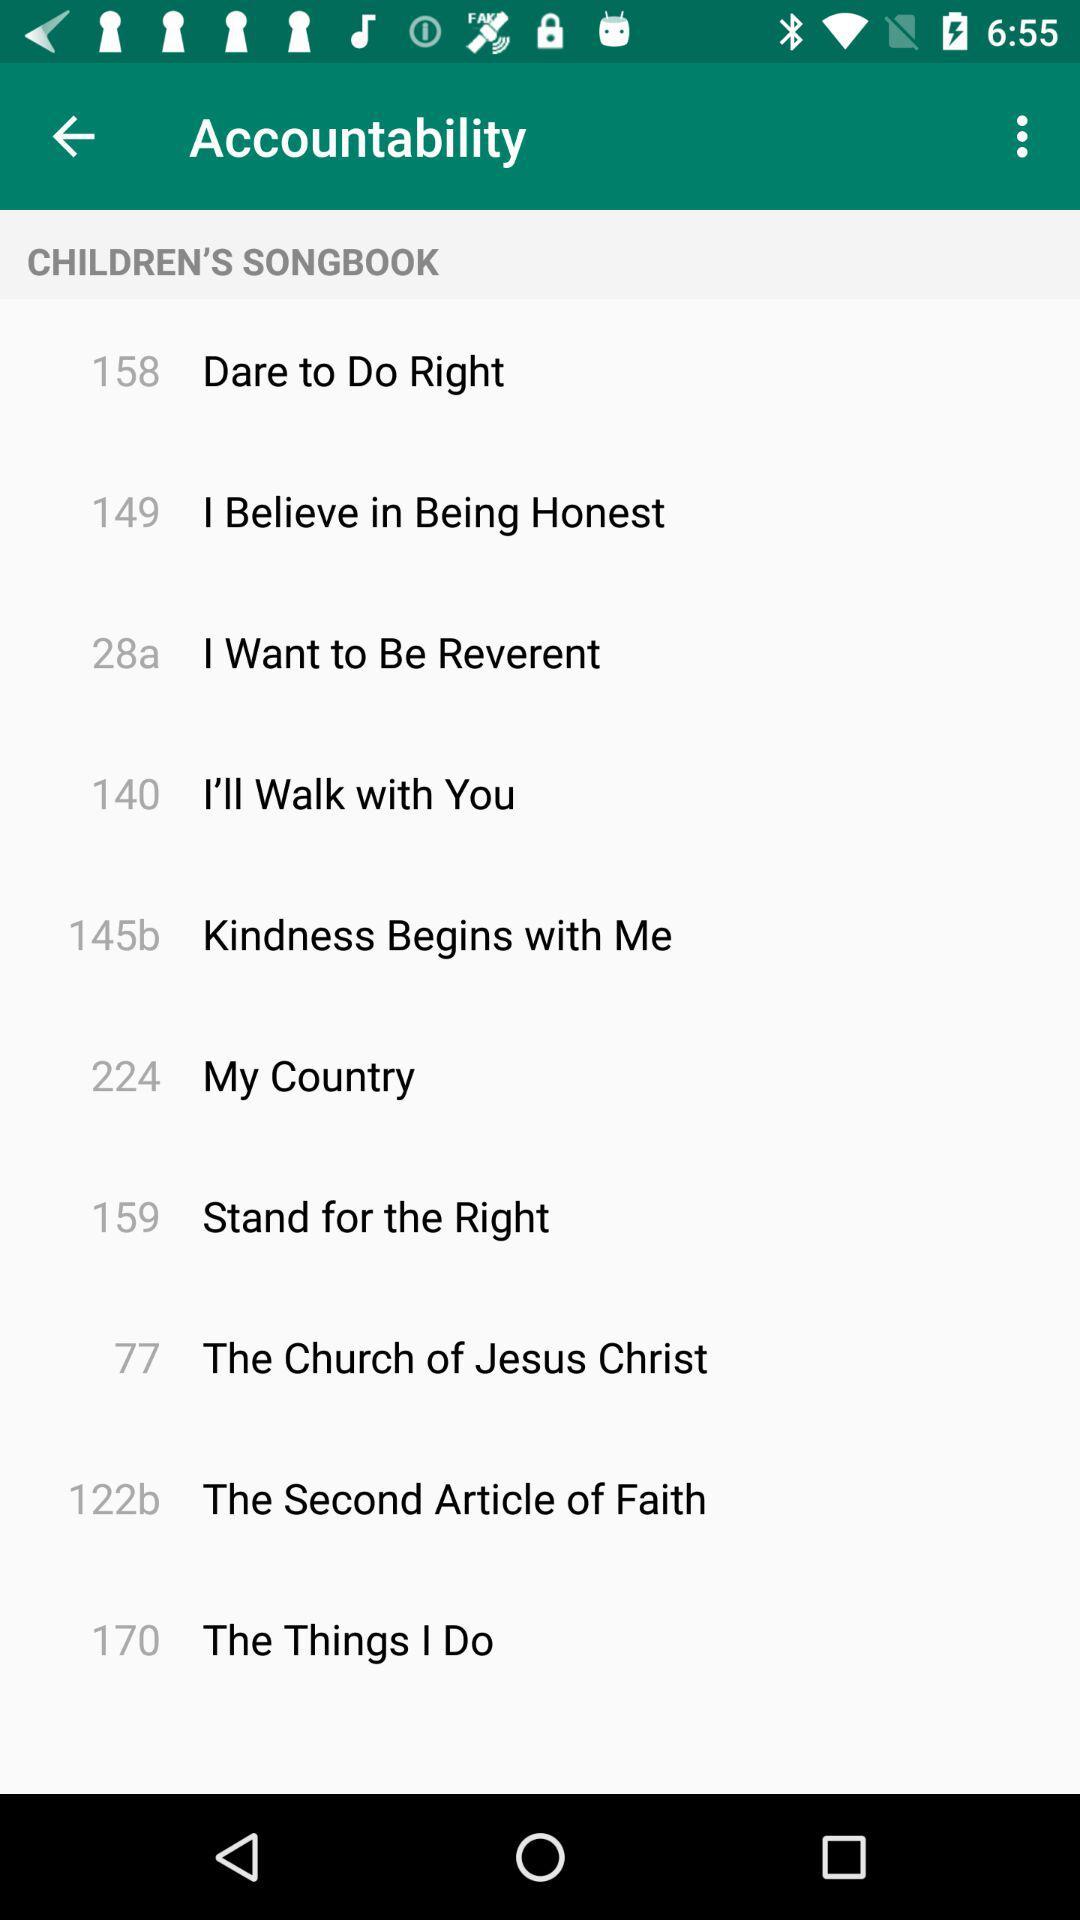 The height and width of the screenshot is (1920, 1080). I want to click on the icon next to accountability, so click(72, 135).